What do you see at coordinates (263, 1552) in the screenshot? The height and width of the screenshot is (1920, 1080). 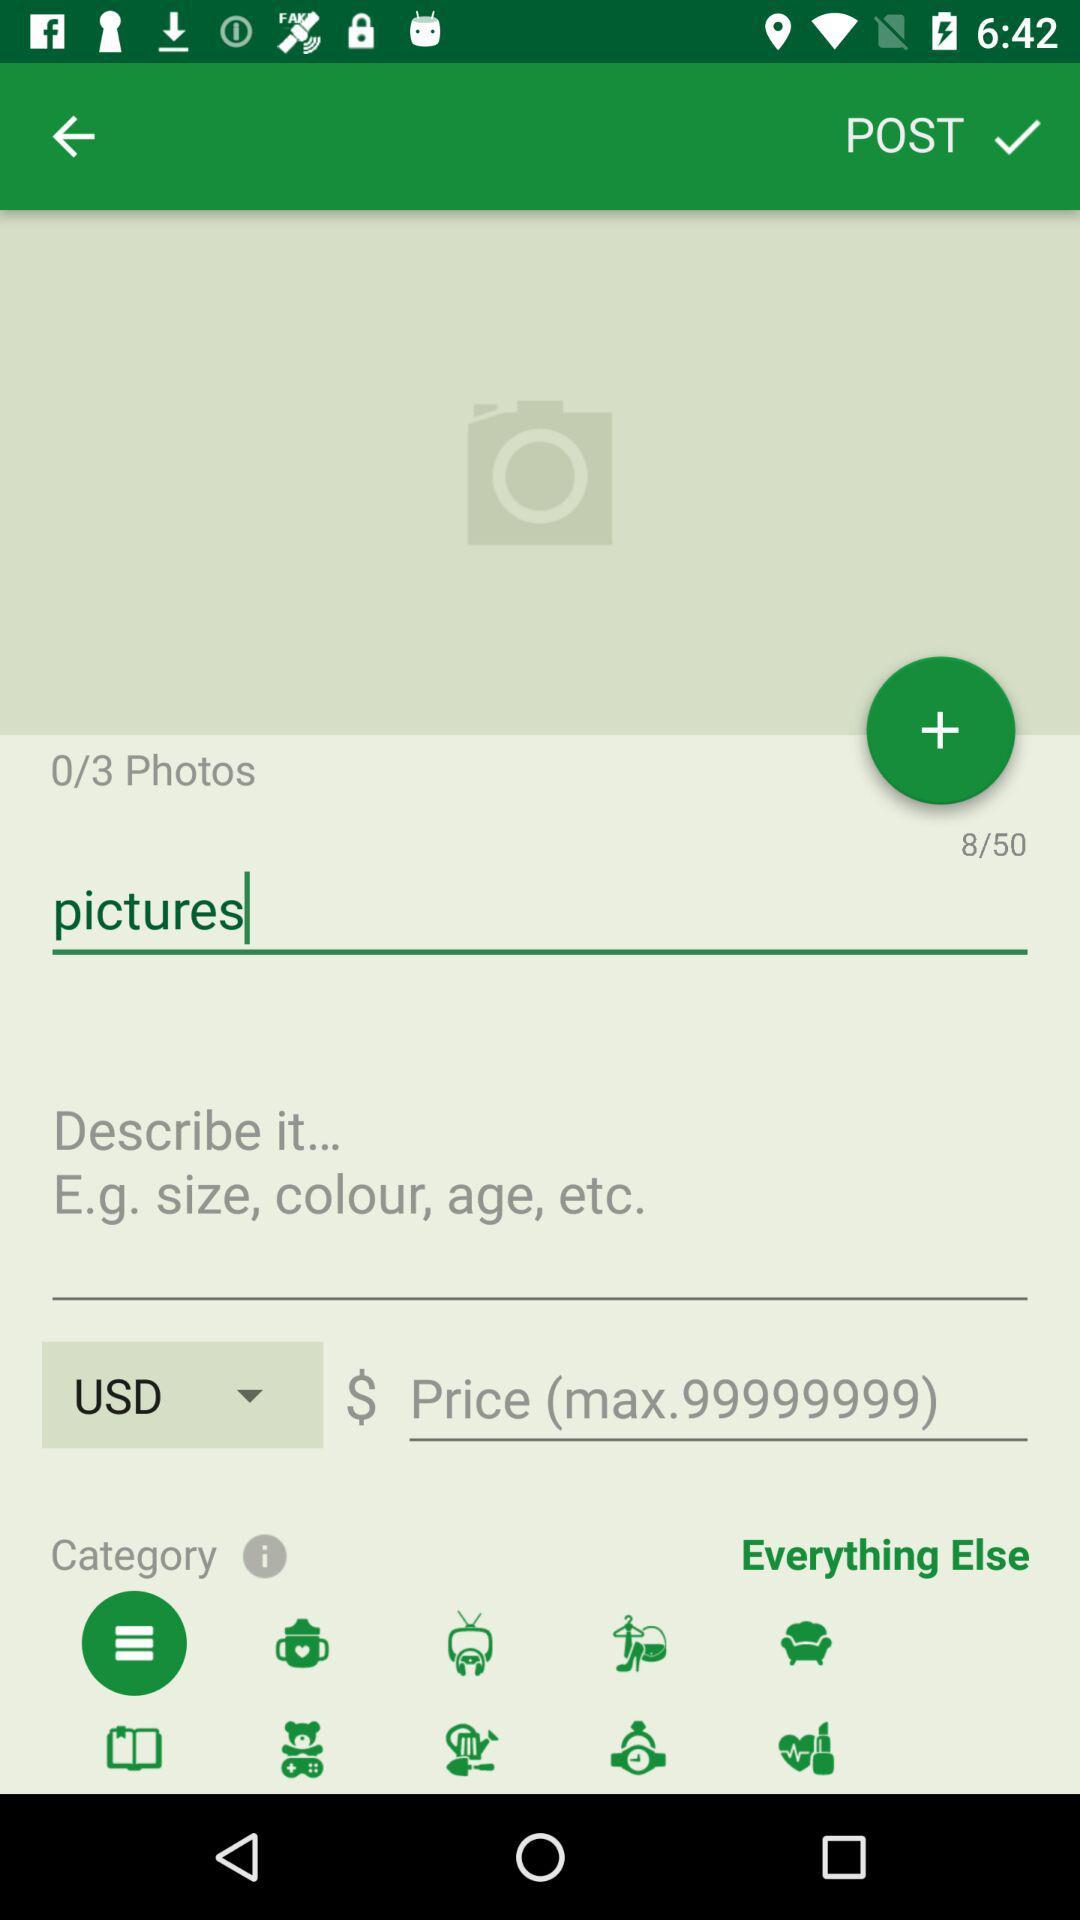 I see `the info icon` at bounding box center [263, 1552].